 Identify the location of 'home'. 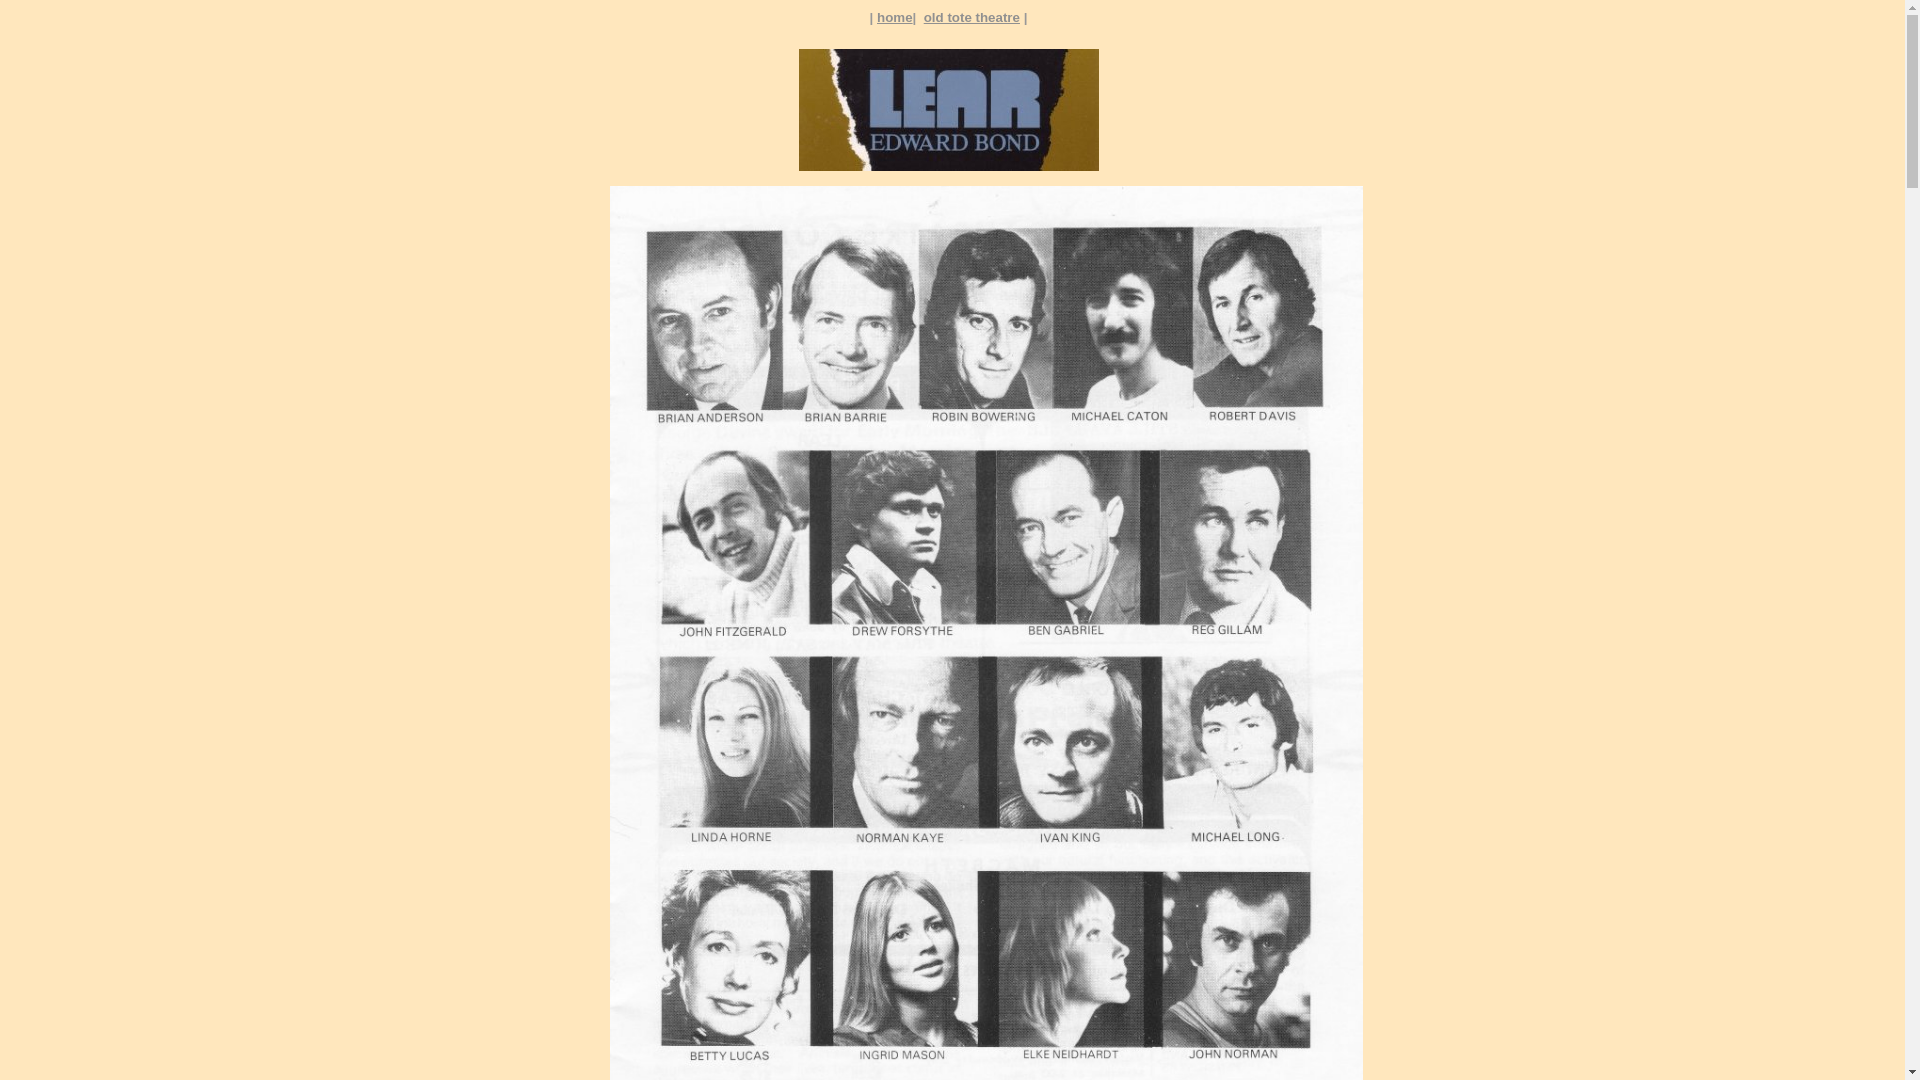
(893, 17).